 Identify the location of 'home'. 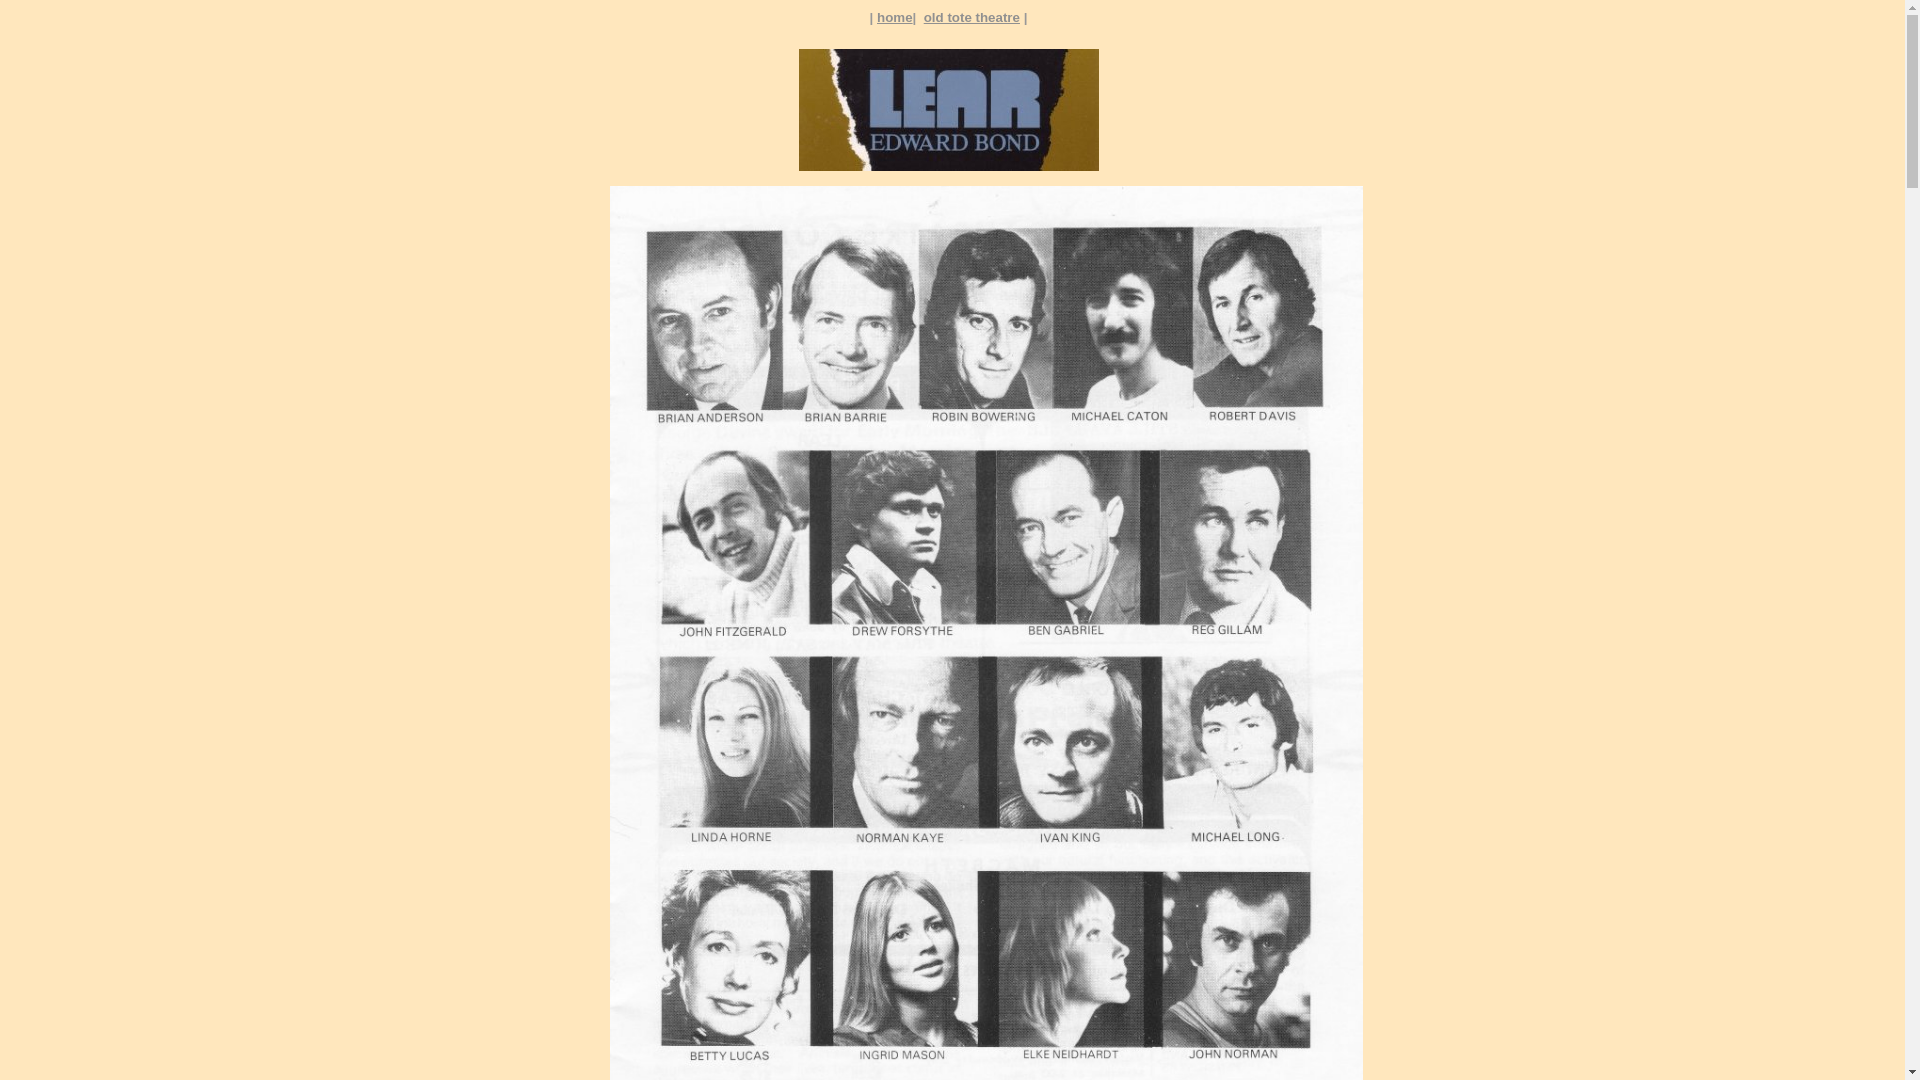
(893, 17).